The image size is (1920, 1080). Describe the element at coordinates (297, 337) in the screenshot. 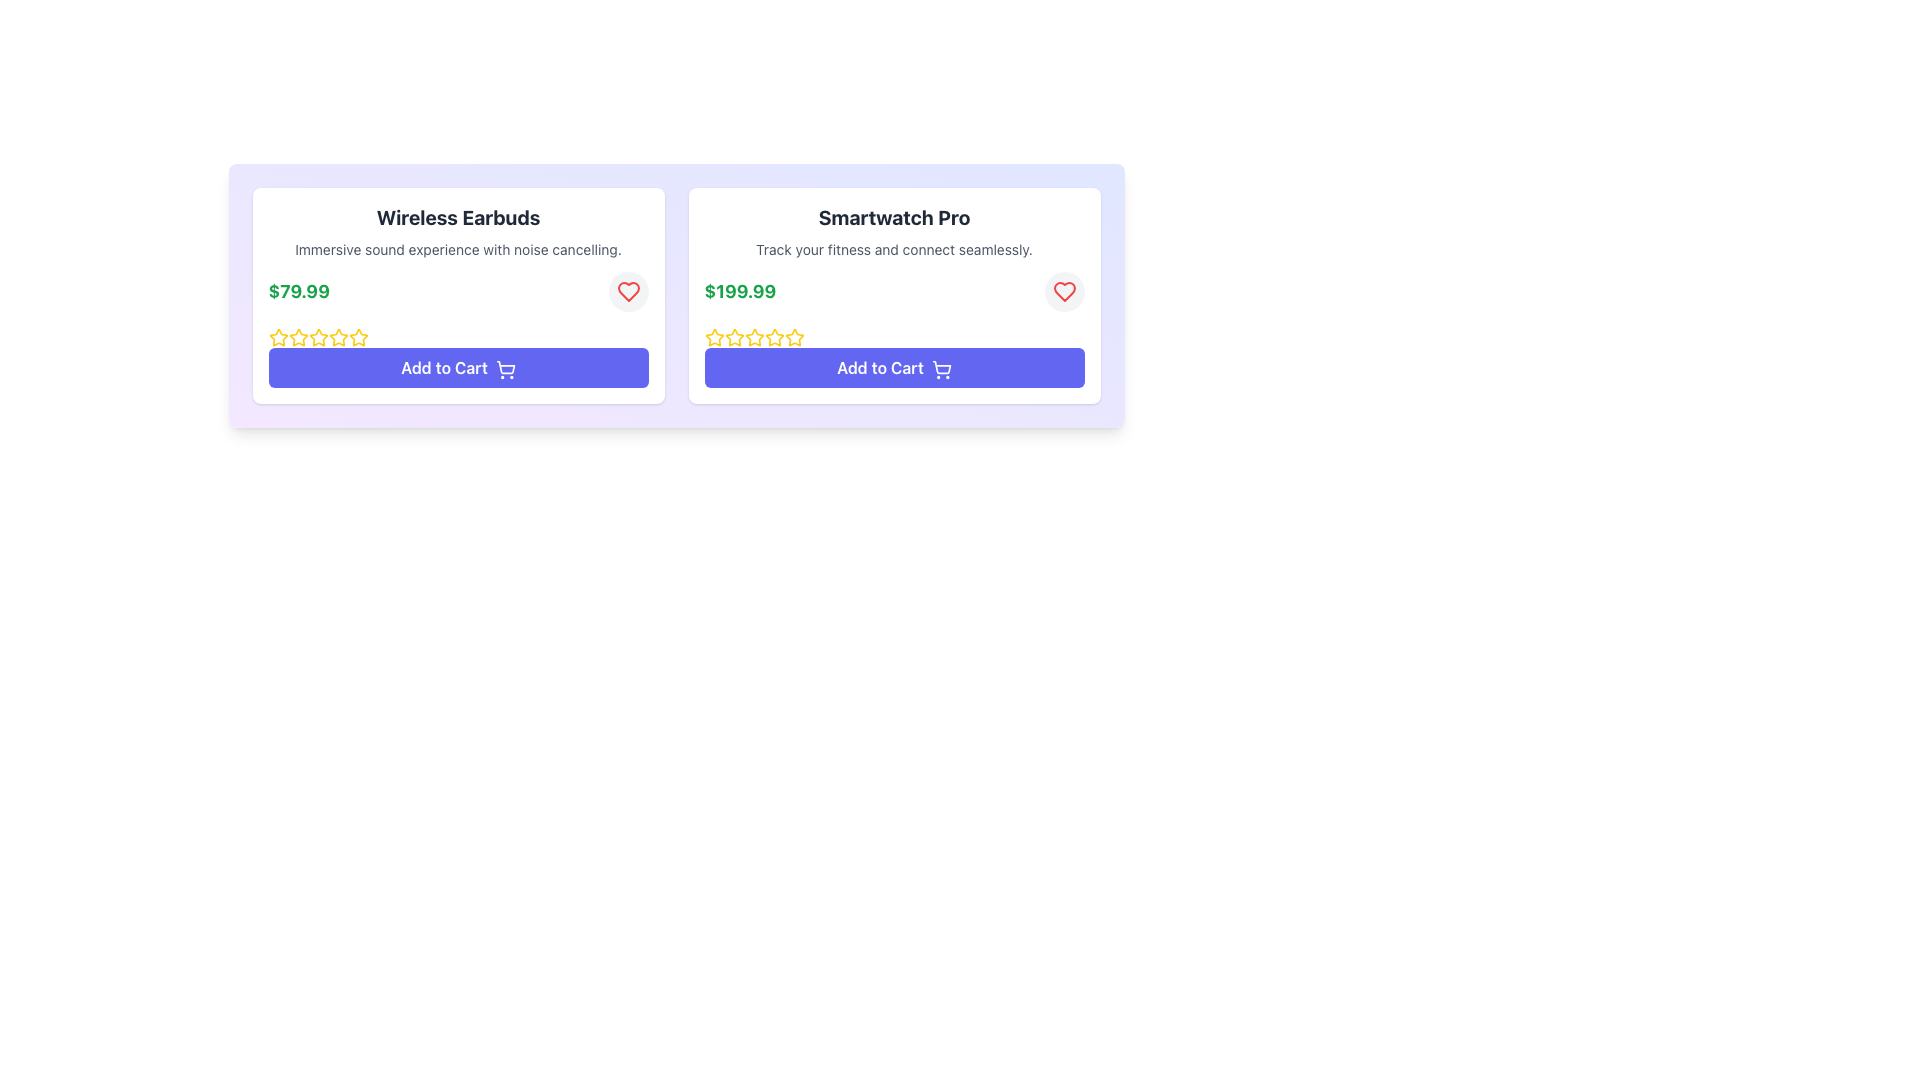

I see `the third yellow/gold rating star icon` at that location.